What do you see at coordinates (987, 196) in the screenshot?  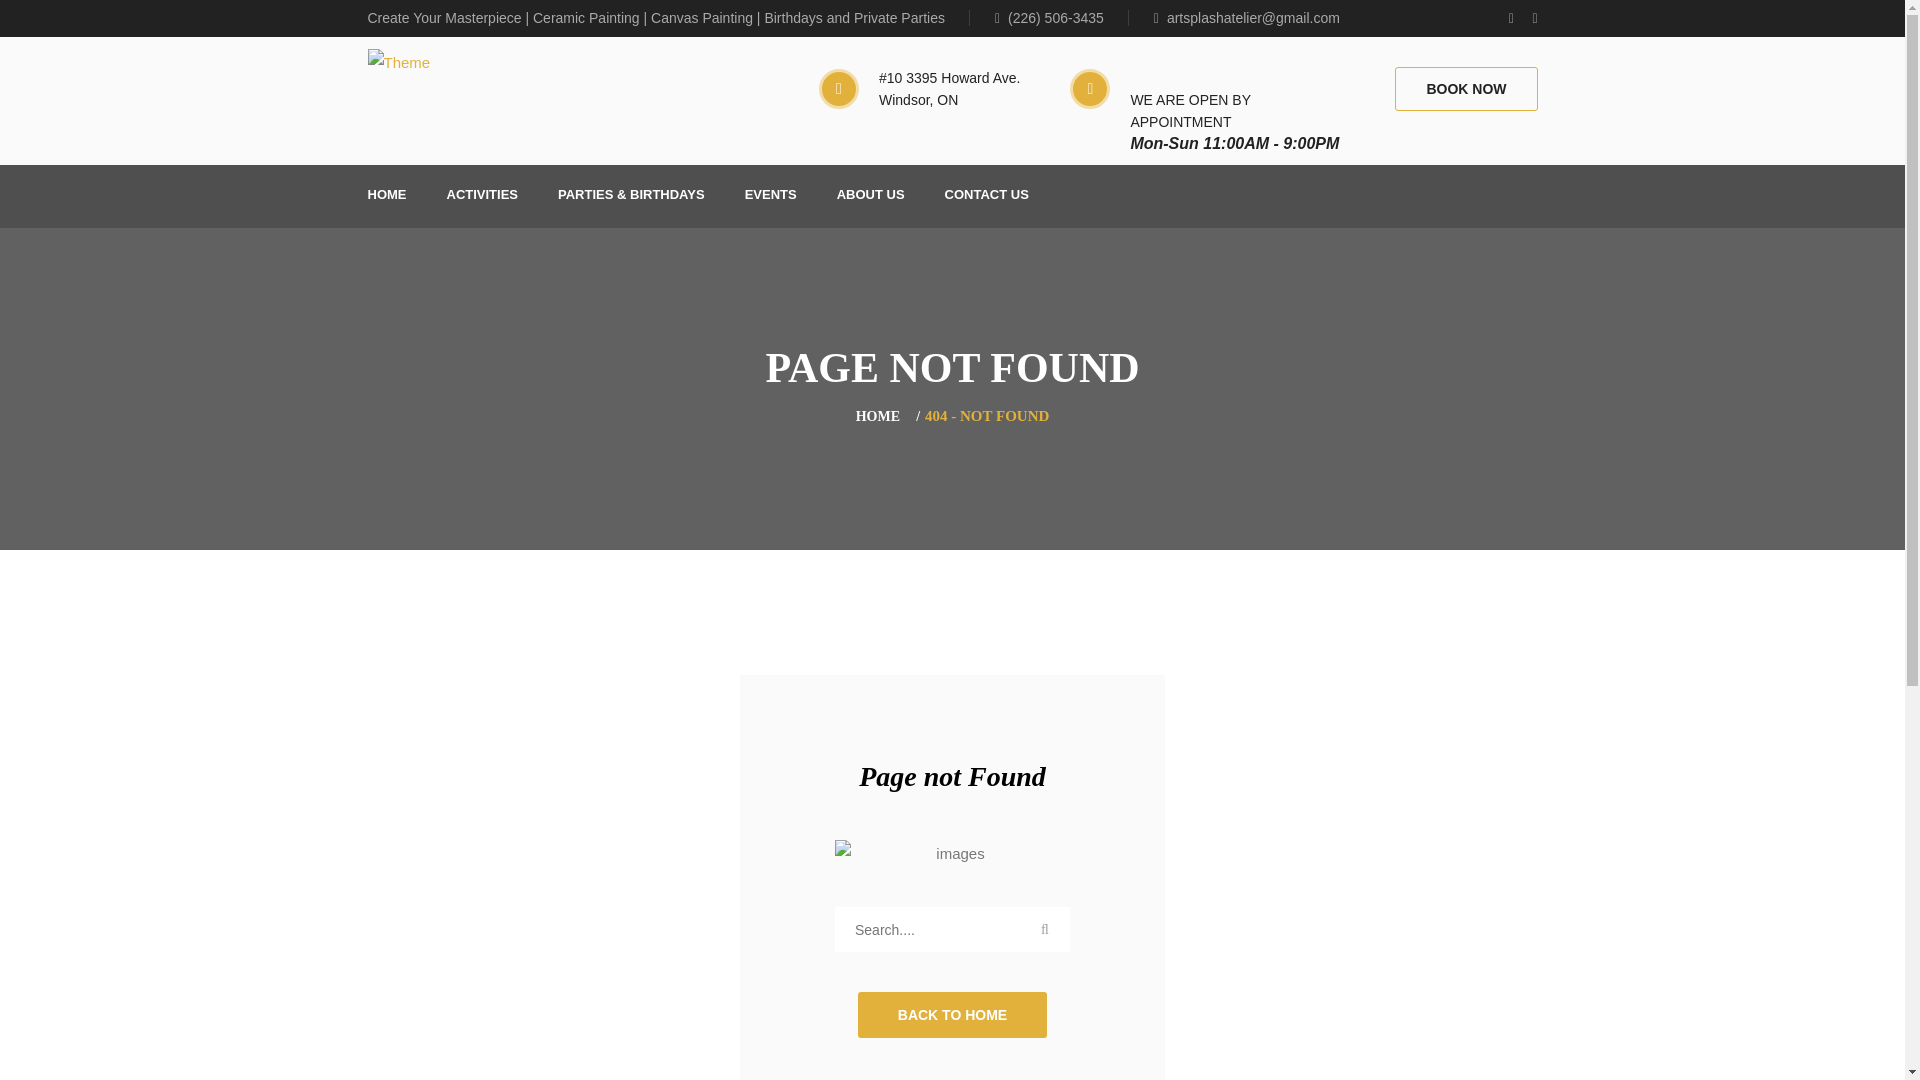 I see `'CONTACT US'` at bounding box center [987, 196].